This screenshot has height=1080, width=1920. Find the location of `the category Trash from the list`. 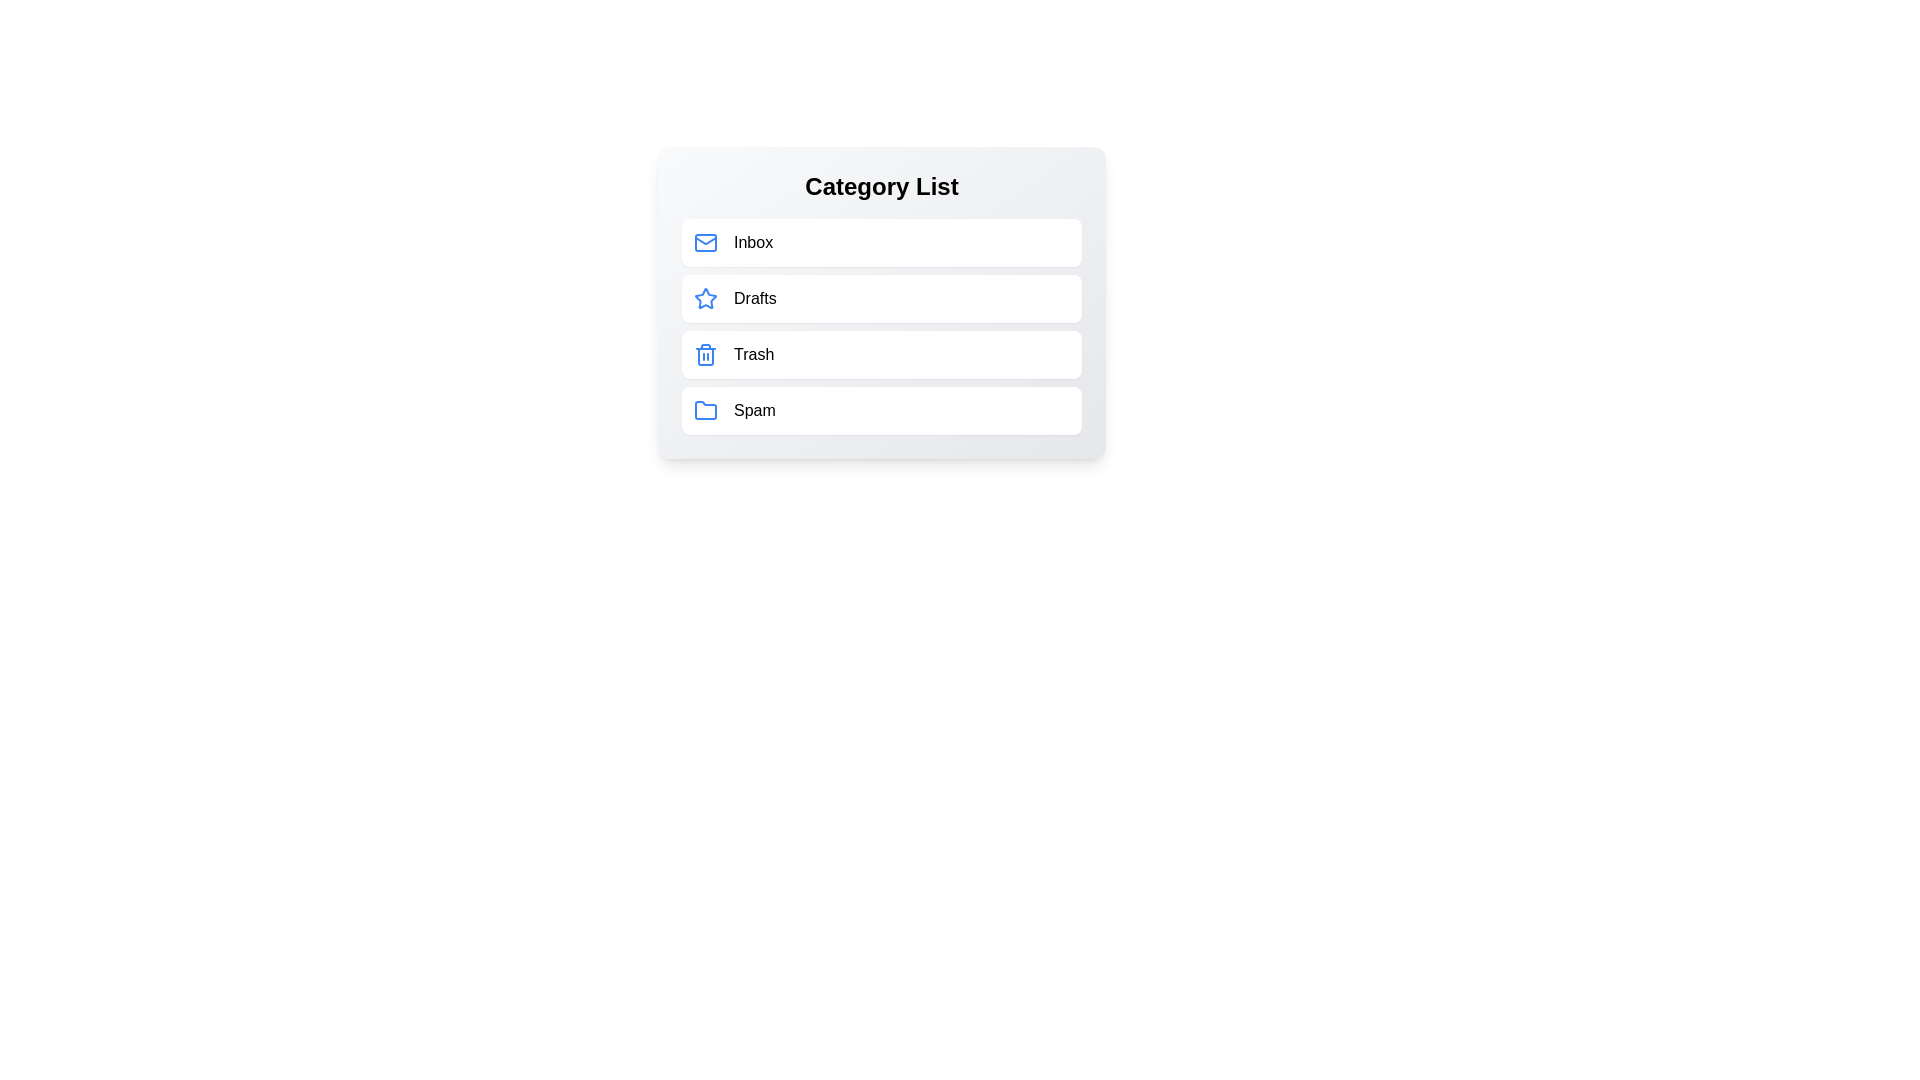

the category Trash from the list is located at coordinates (881, 353).